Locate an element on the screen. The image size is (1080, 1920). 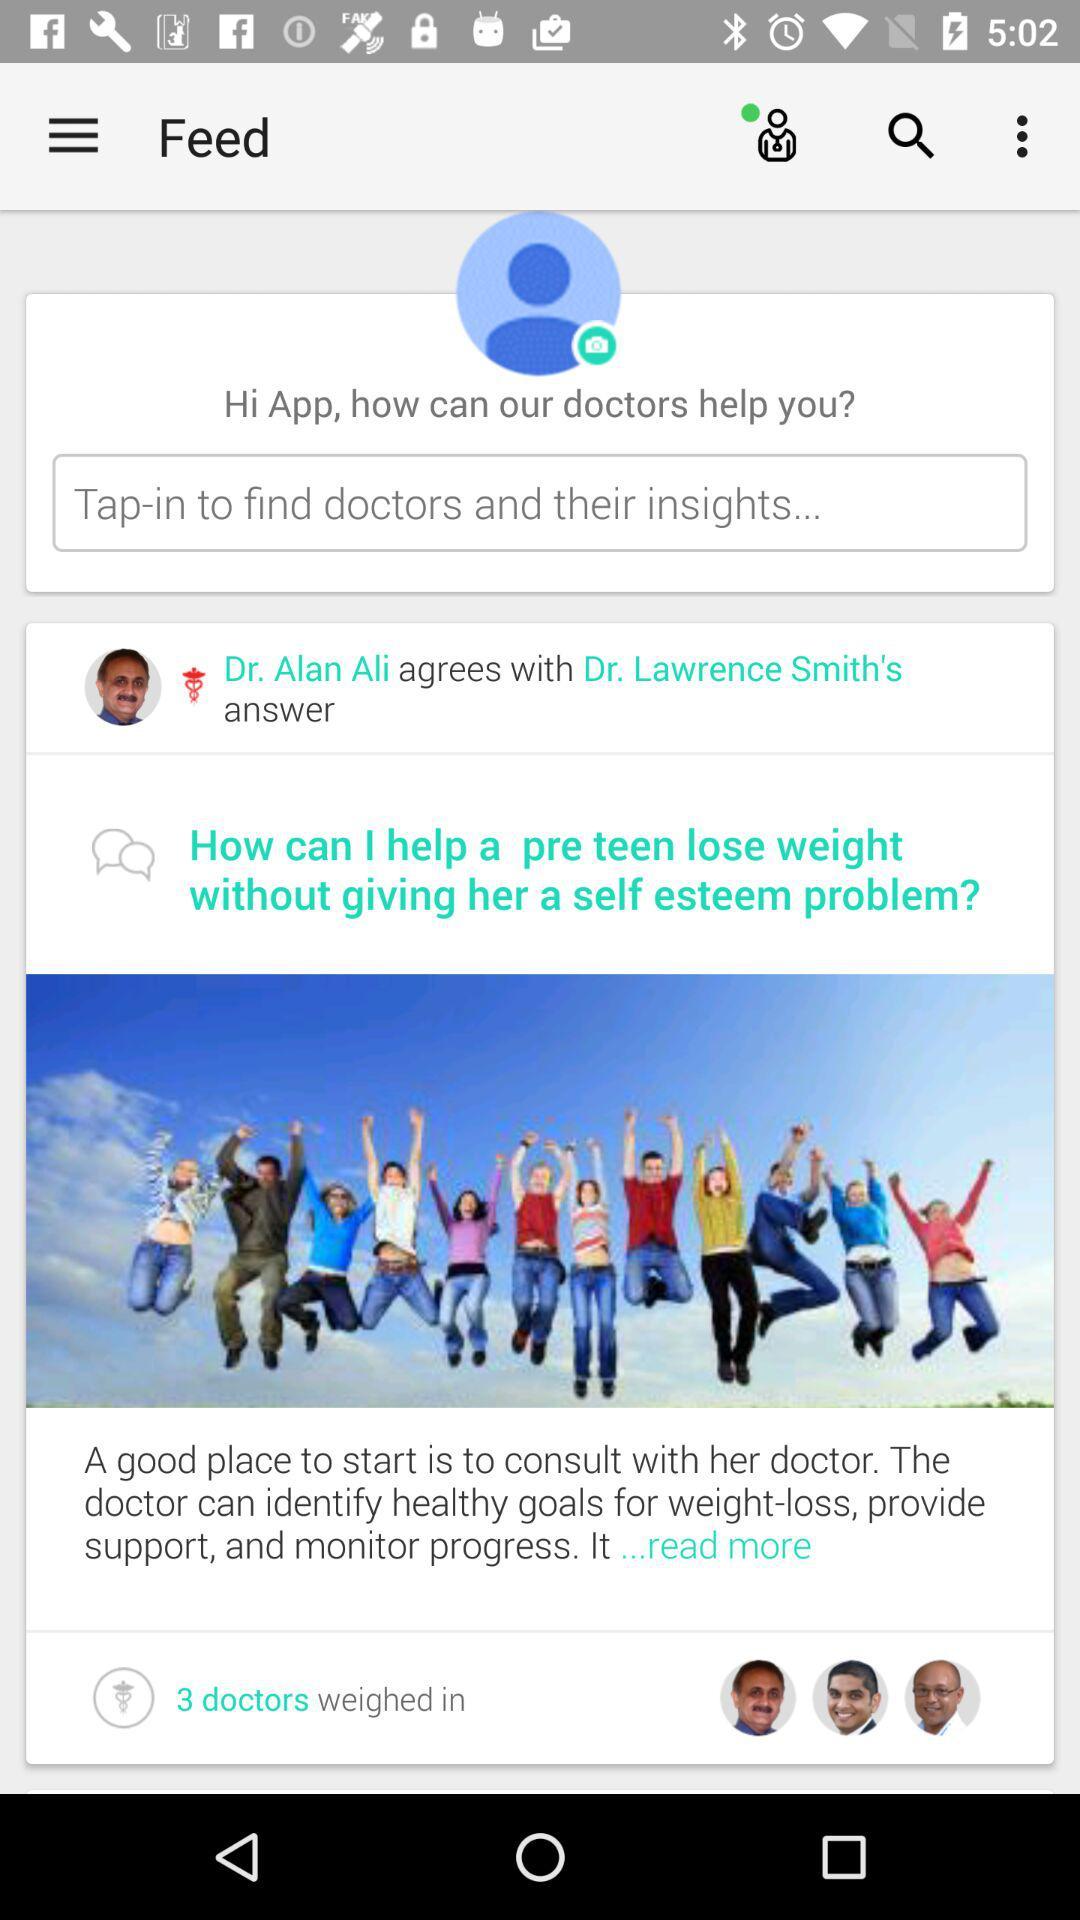
item above a good place is located at coordinates (540, 1190).